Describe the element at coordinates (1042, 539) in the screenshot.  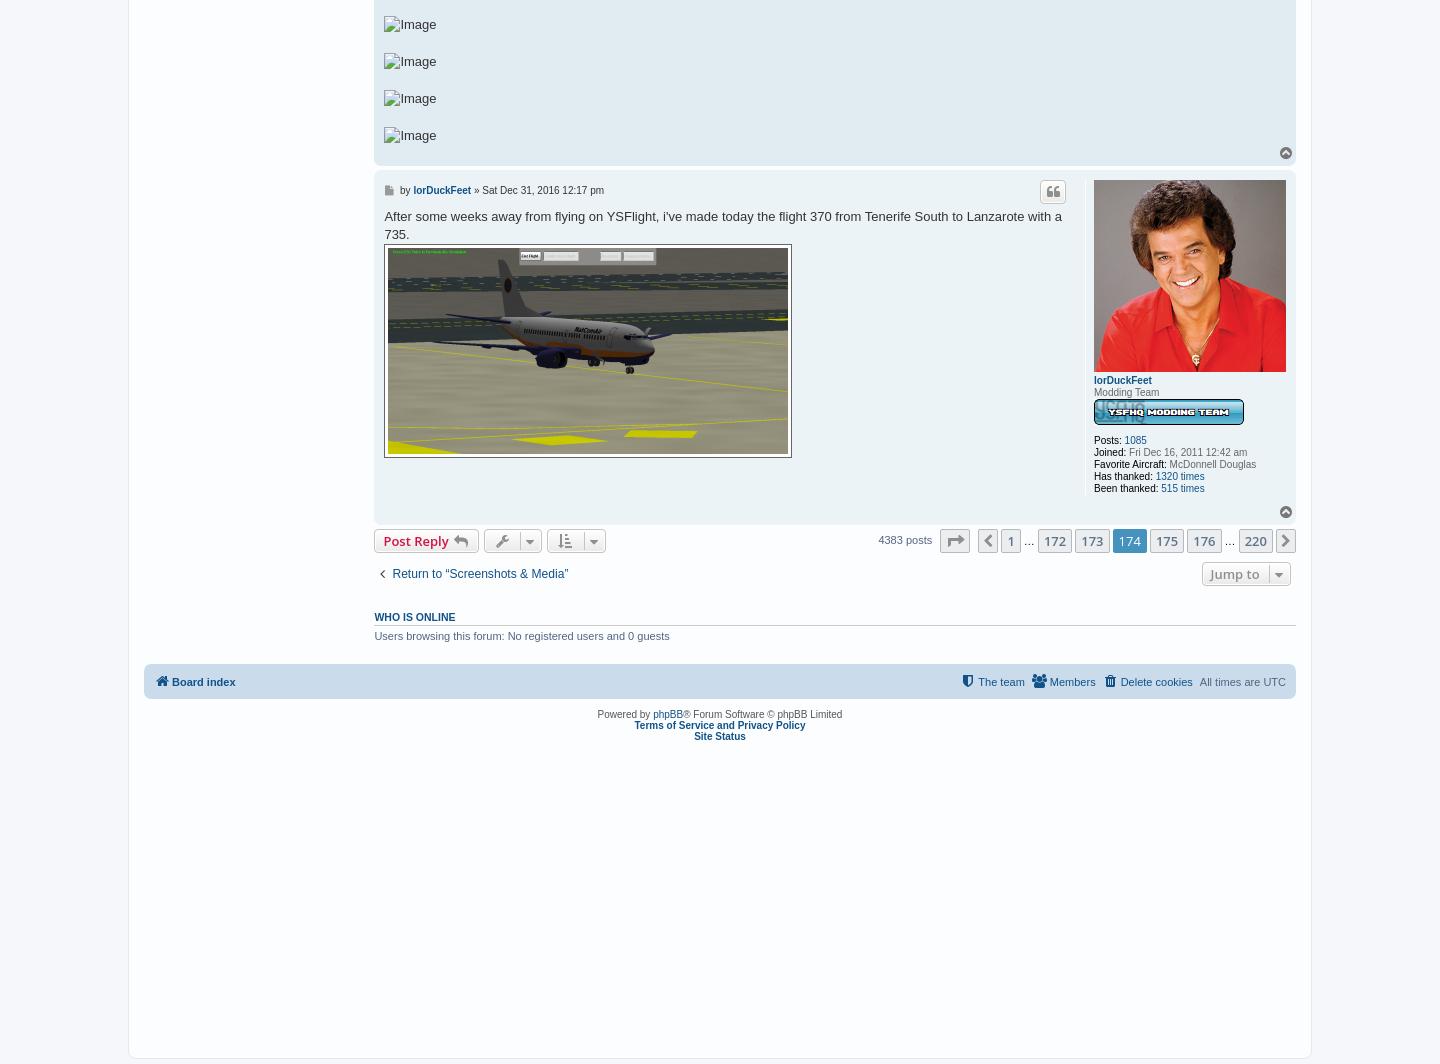
I see `'172'` at that location.